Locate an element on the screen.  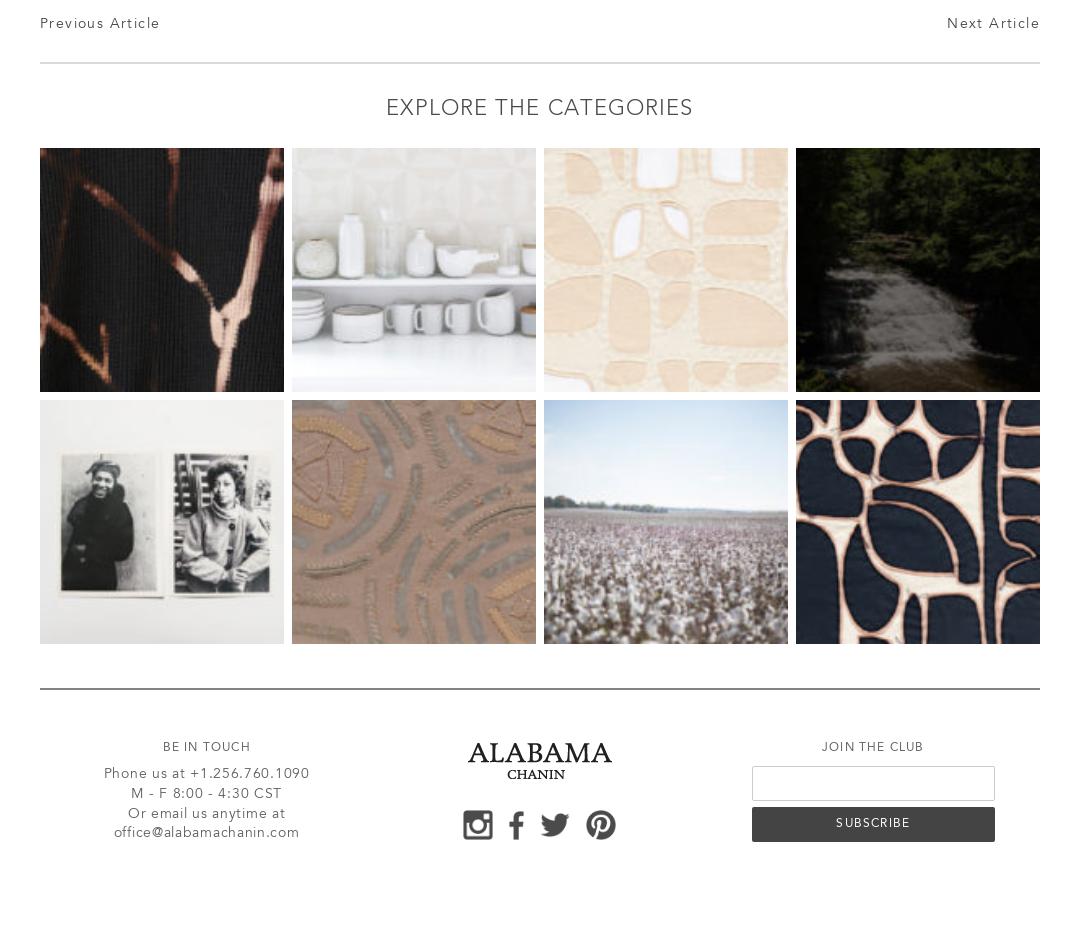
'Explore the Categories' is located at coordinates (538, 108).